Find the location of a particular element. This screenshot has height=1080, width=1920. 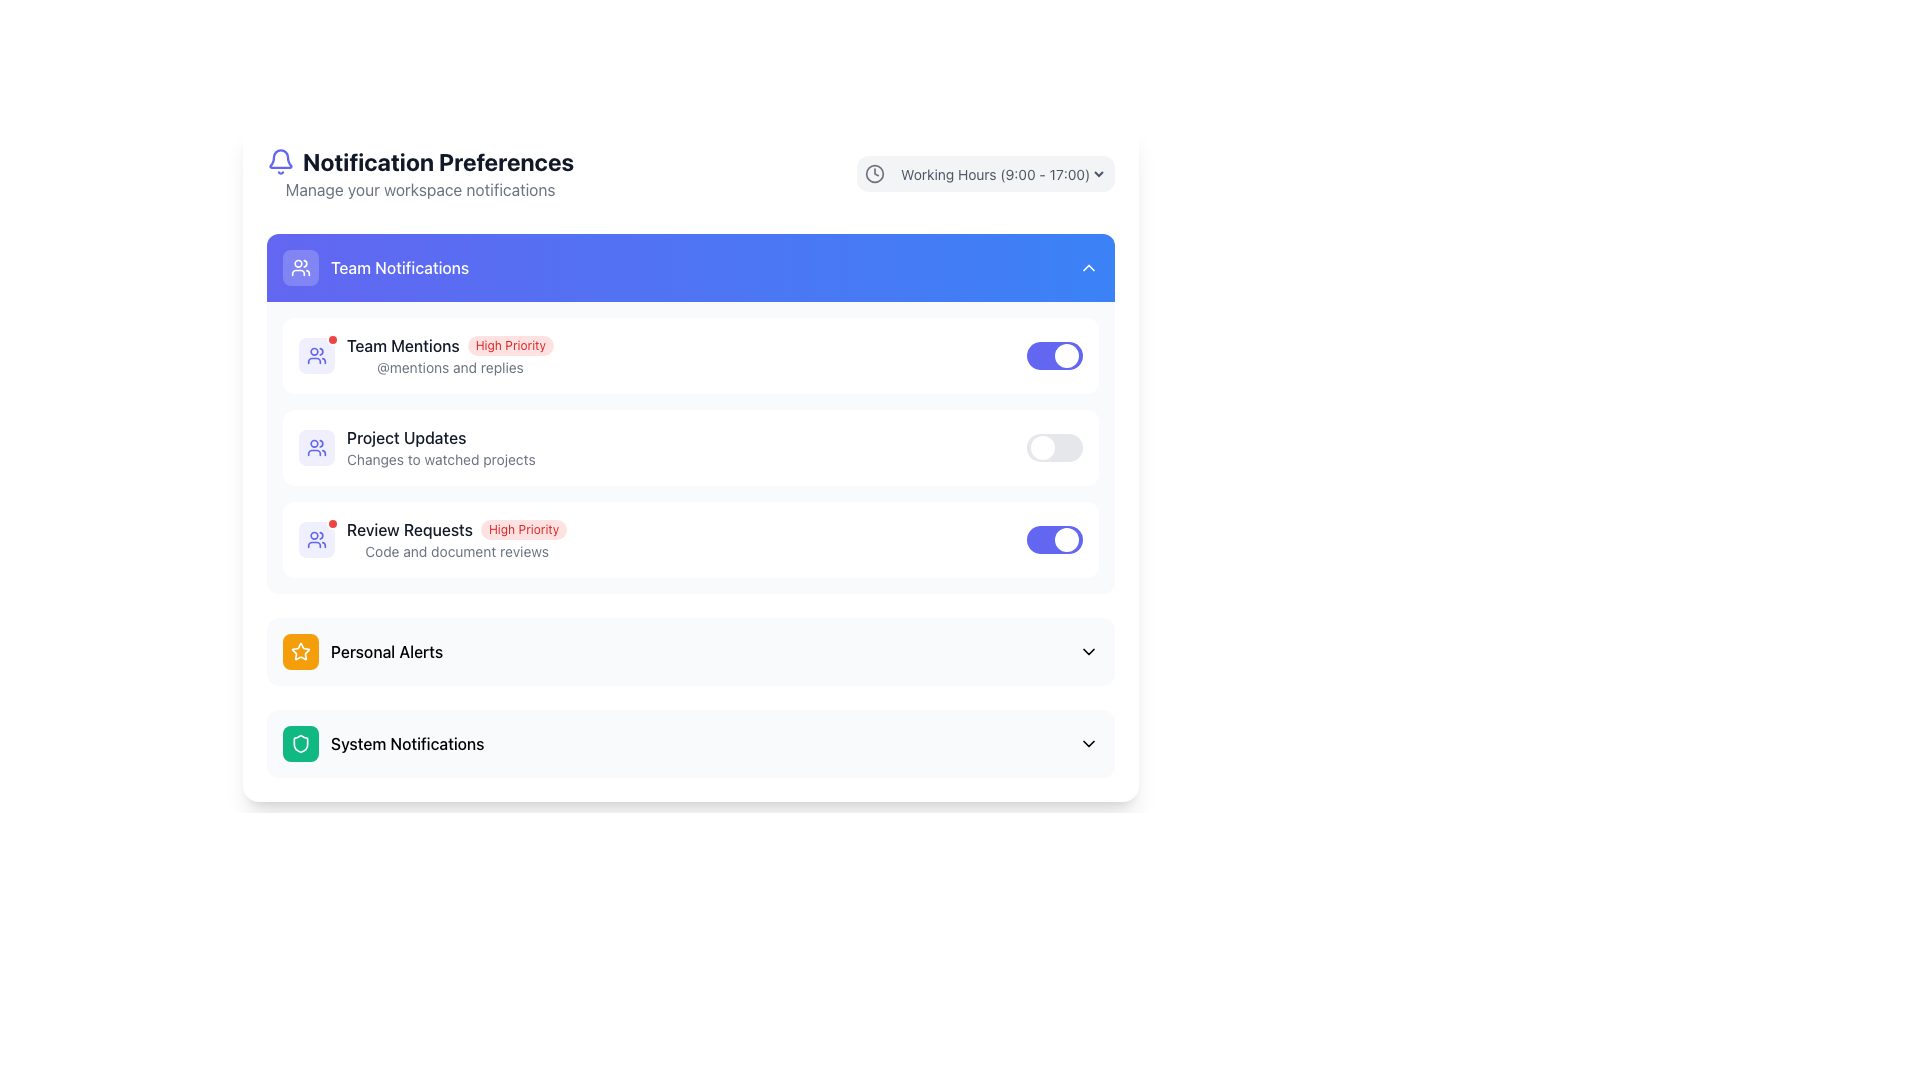

the 'Team Mentions' list item within the 'Team Notifications' section is located at coordinates (425, 354).